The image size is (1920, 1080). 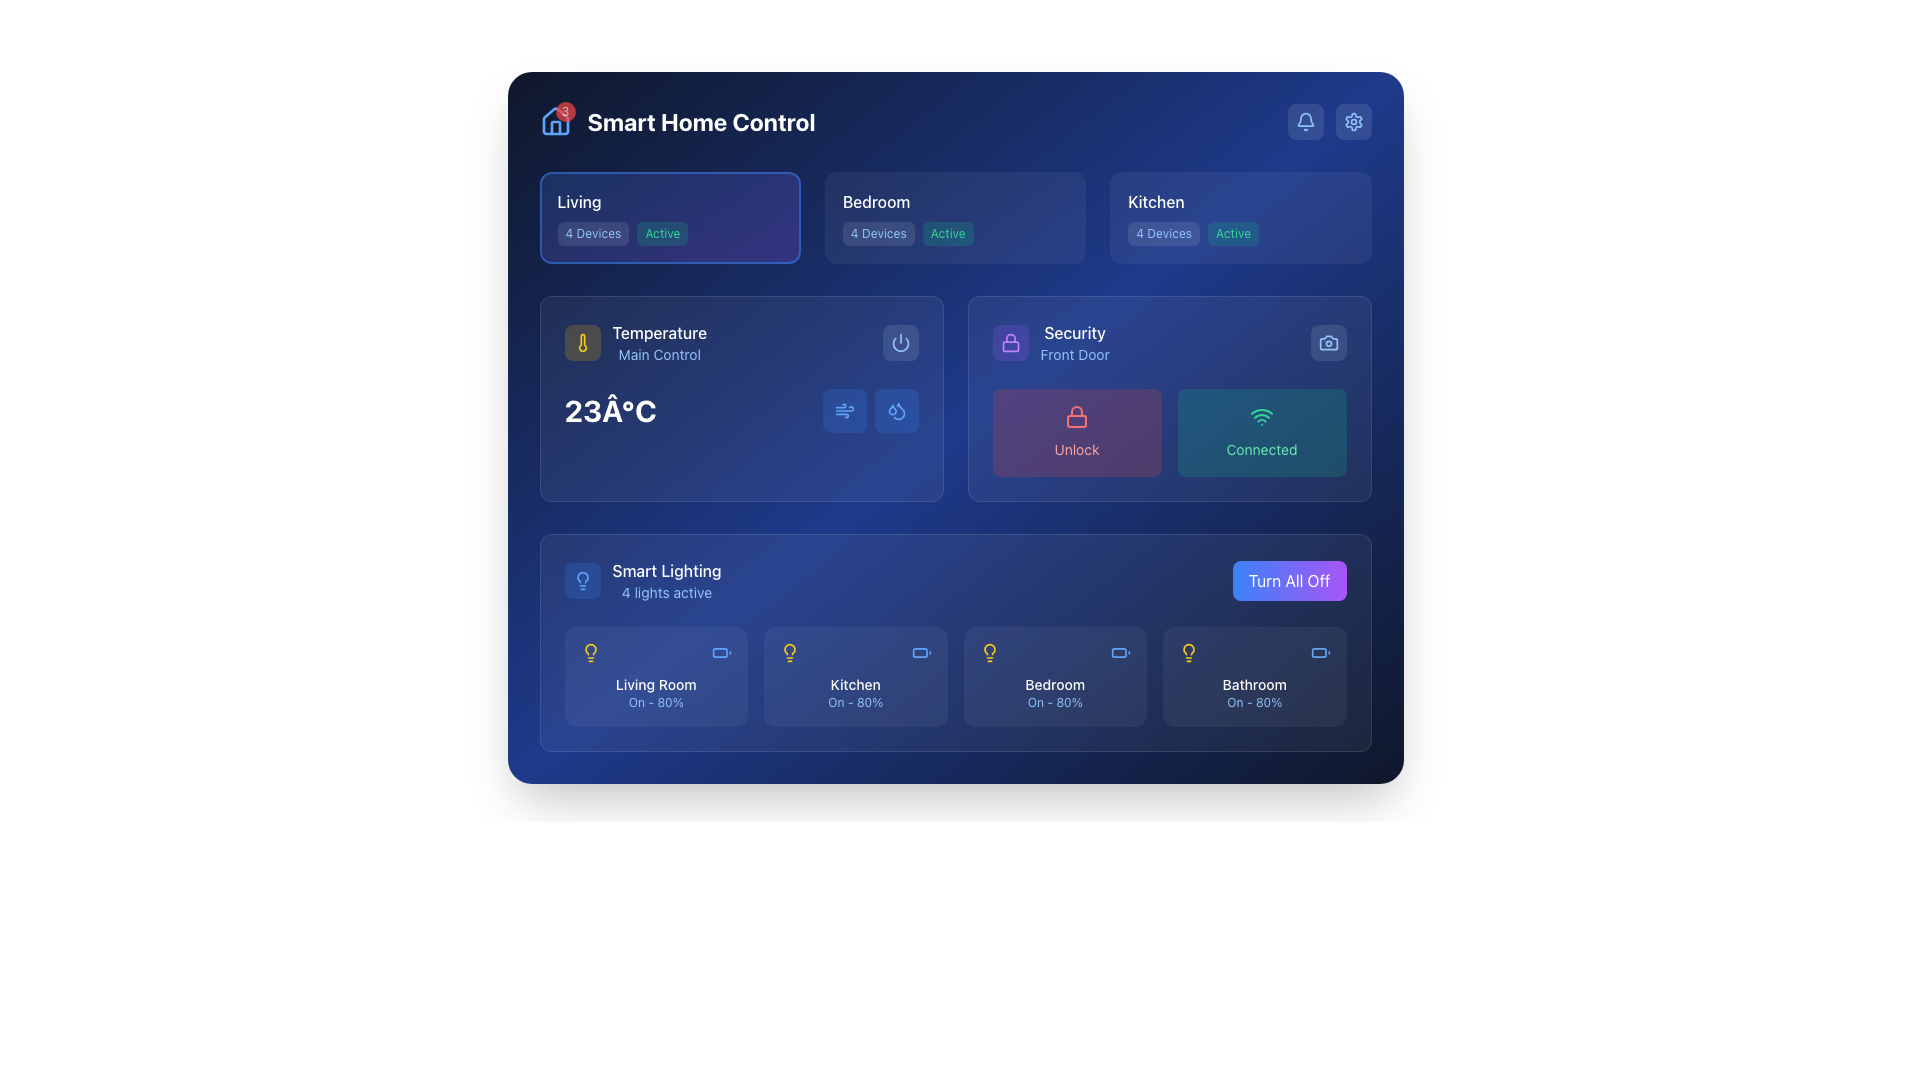 I want to click on the notification button located in the top-right corner of the interface, which has a soft blue background and a bright blue bell icon at its center, so click(x=1305, y=122).